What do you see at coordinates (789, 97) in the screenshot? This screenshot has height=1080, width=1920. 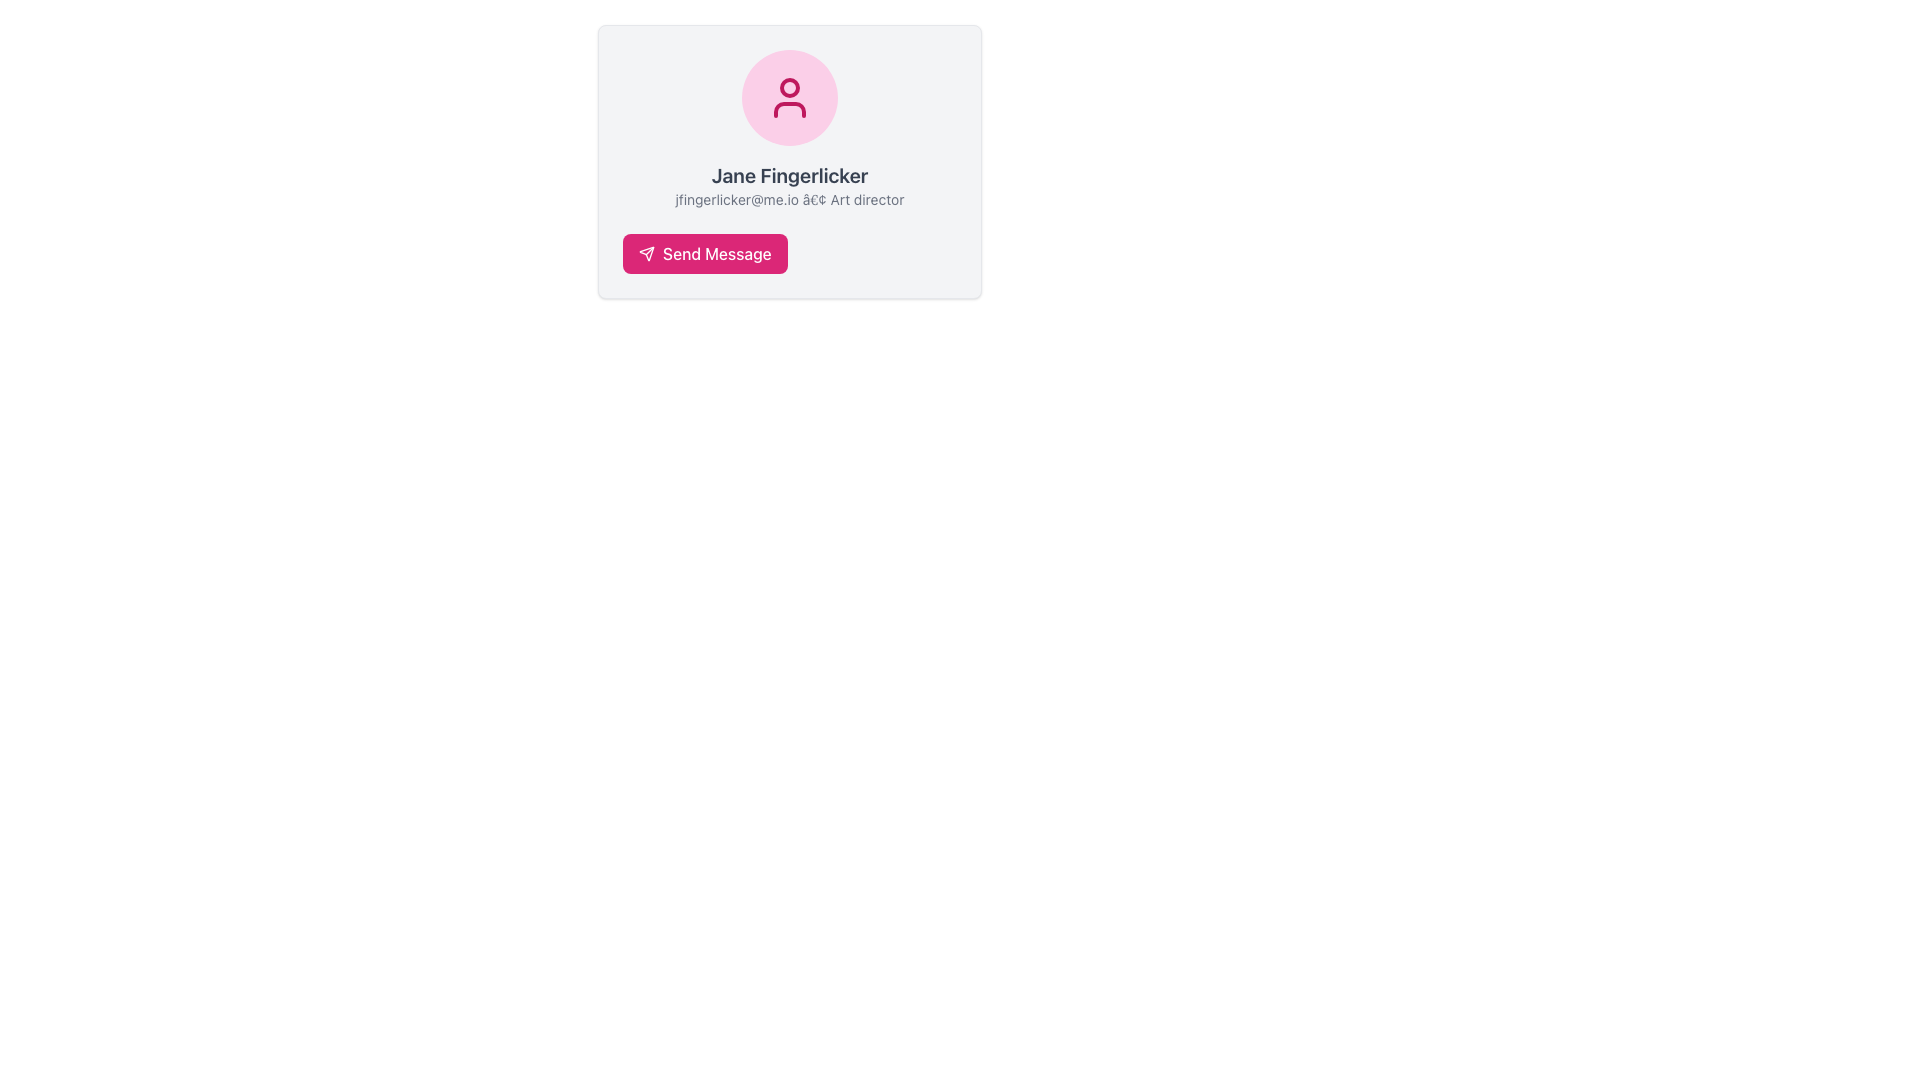 I see `the circular user avatar element with a pink background located at the top of the card layout` at bounding box center [789, 97].